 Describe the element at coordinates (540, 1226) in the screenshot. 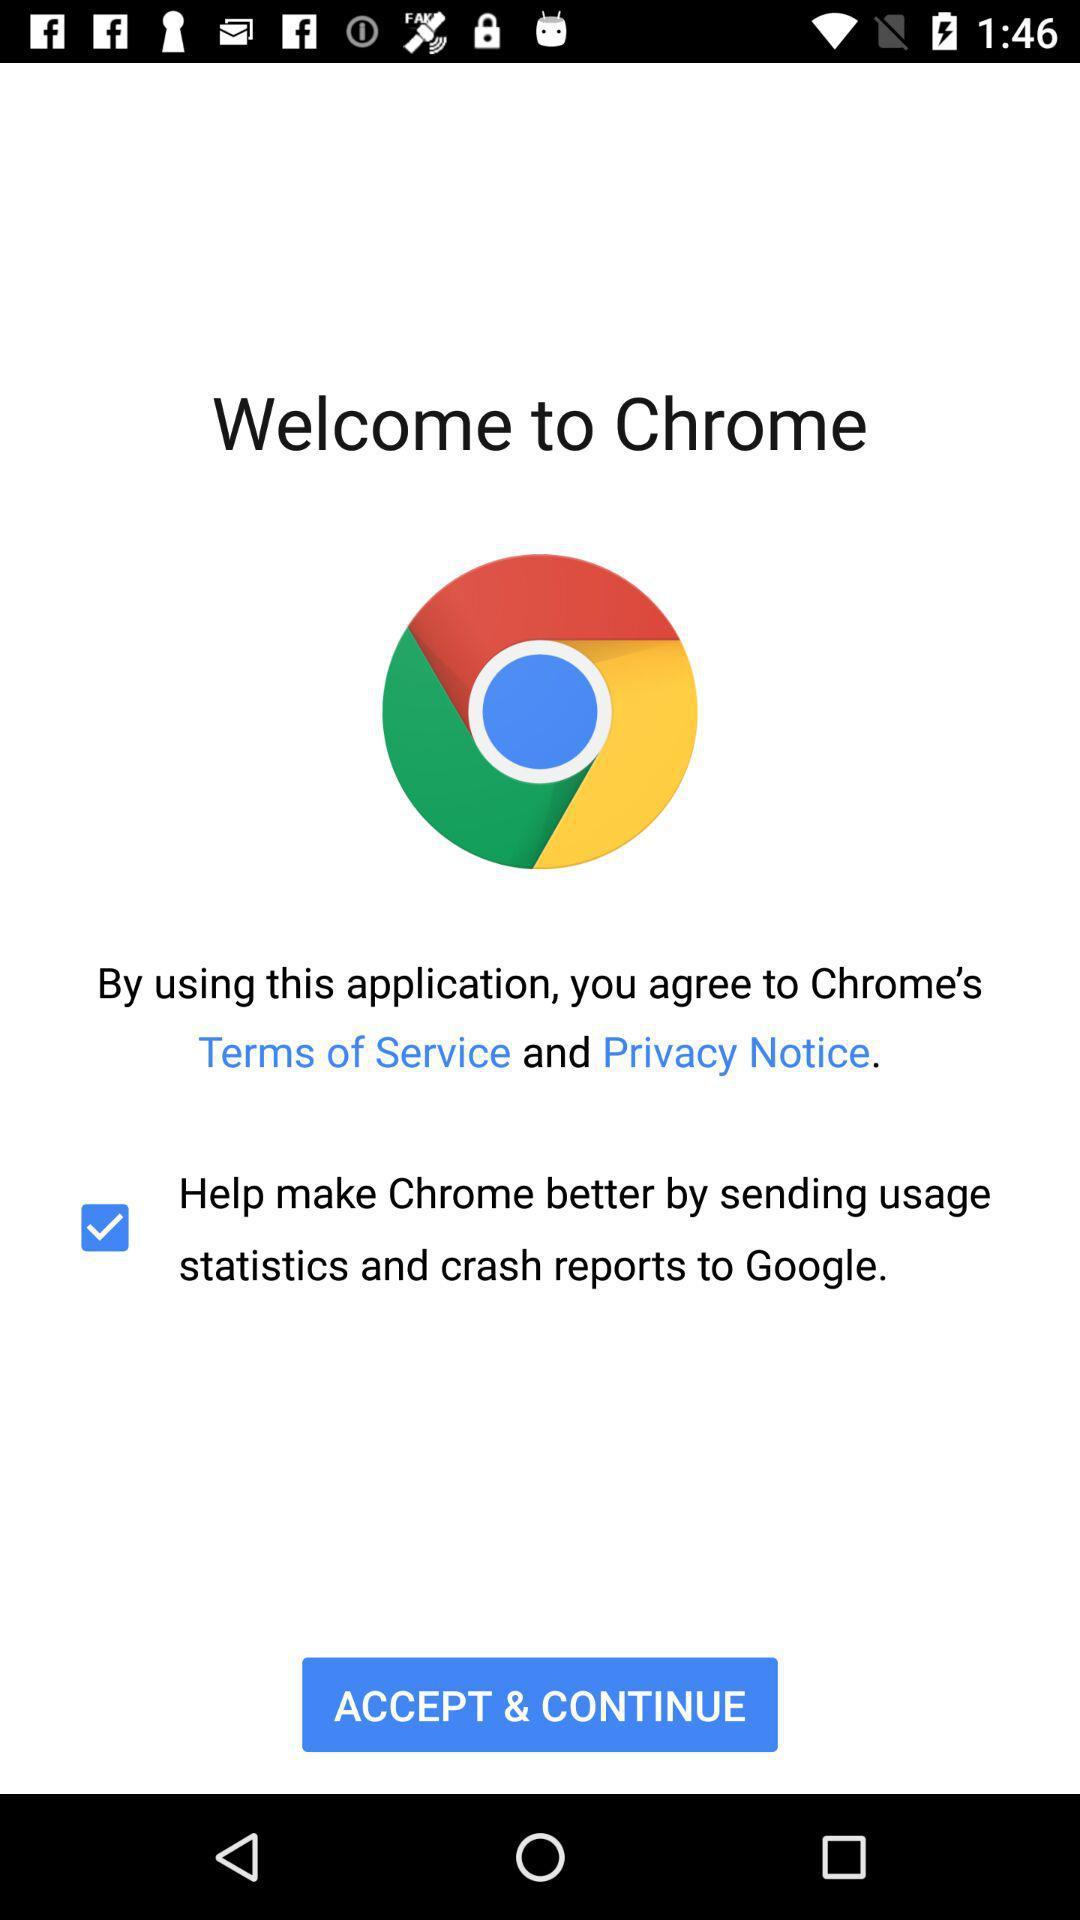

I see `the help make chrome` at that location.